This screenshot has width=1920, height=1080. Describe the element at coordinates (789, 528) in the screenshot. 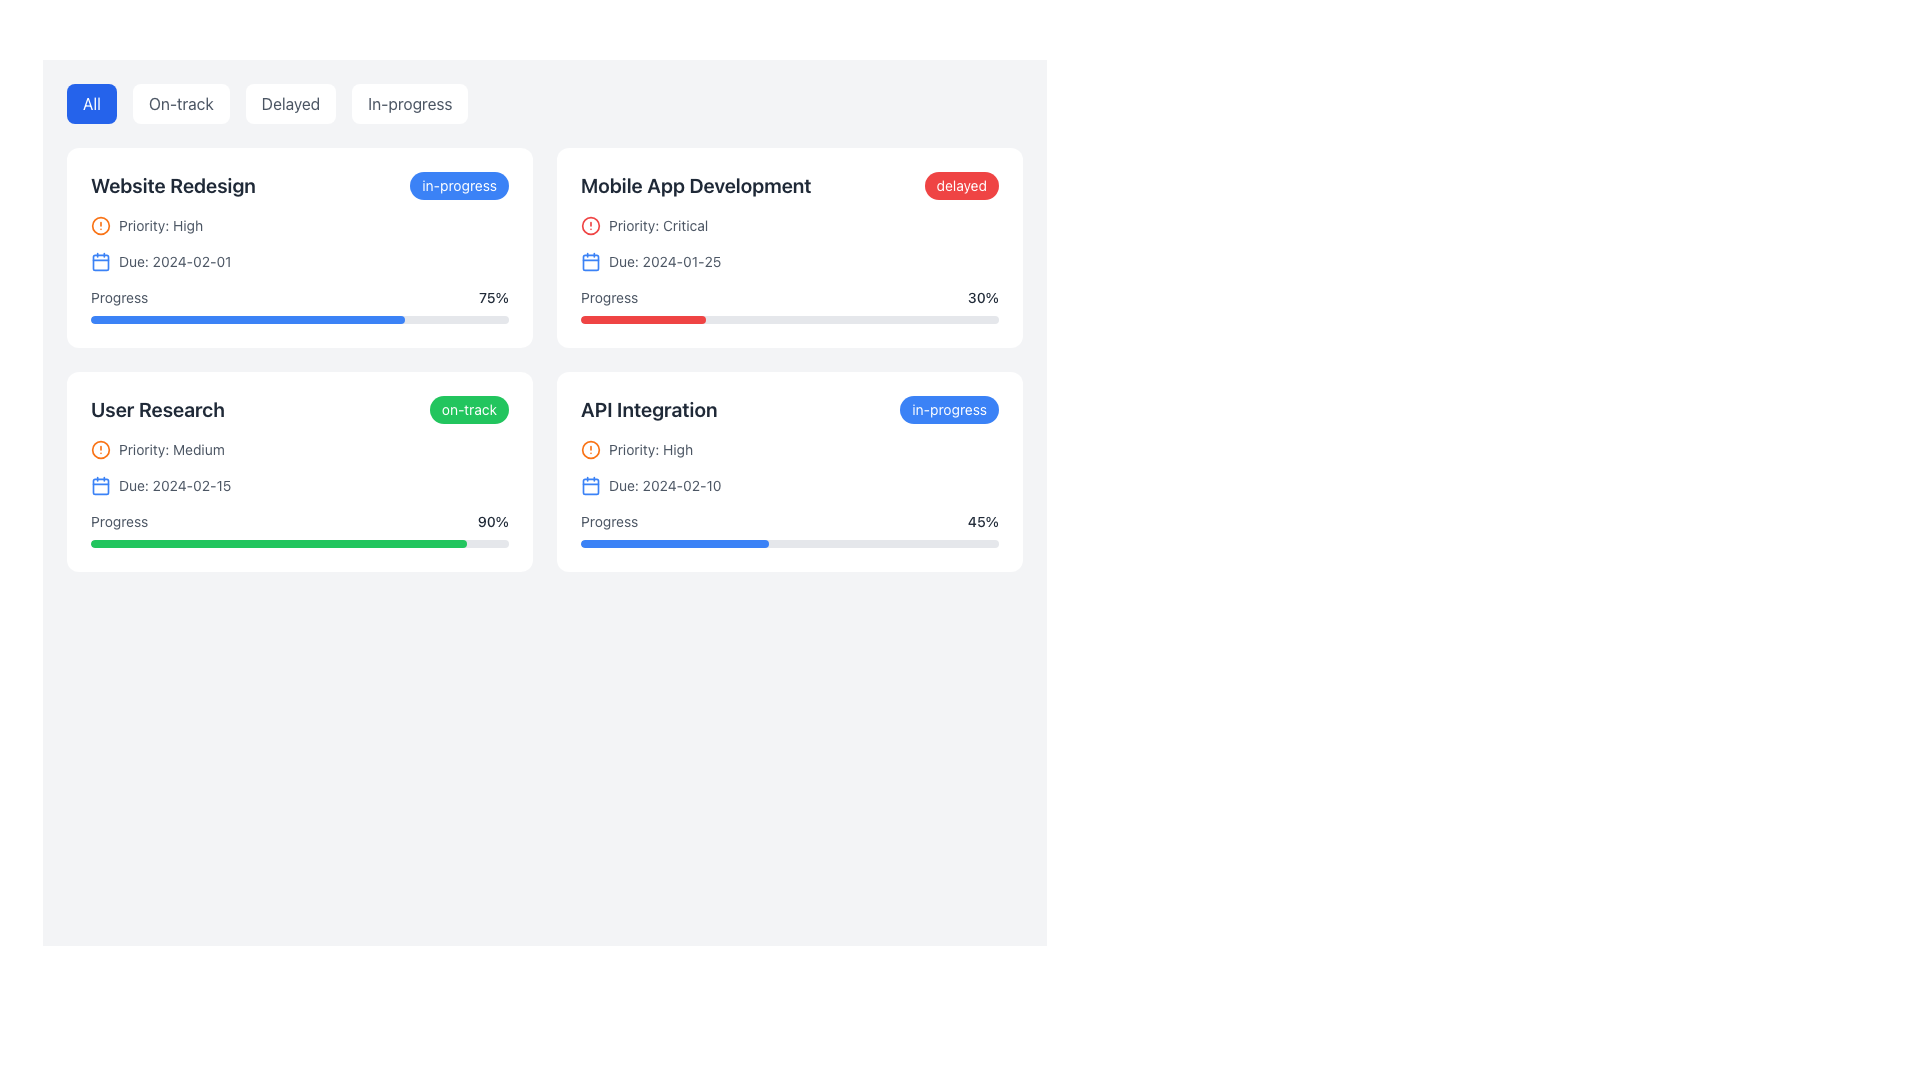

I see `the progress value displayed on the progress bar labeled 'Progress' at the bottom of the 'API Integration' card, which shows '45%'` at that location.